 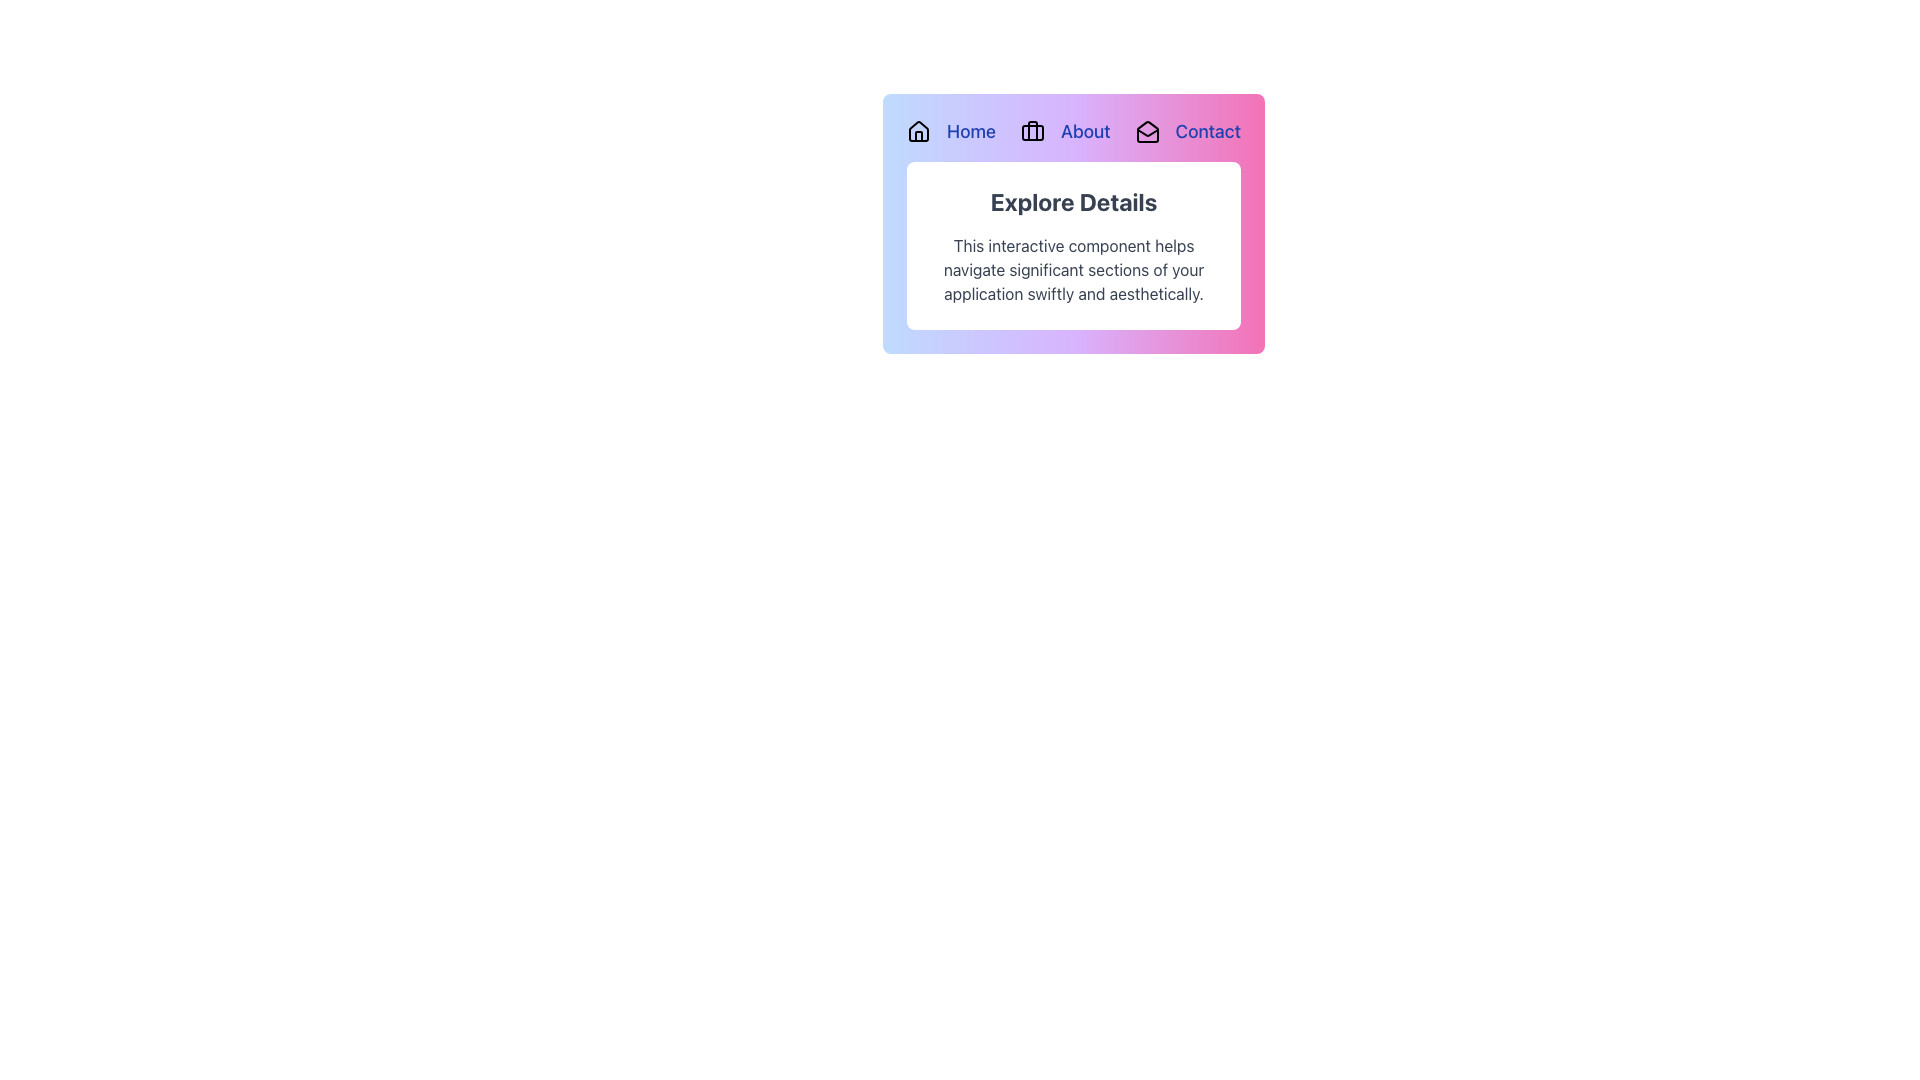 What do you see at coordinates (1073, 131) in the screenshot?
I see `the 'About' link in the breadcrumb navigation bar, which is styled in blue links and includes an icon before the text label` at bounding box center [1073, 131].